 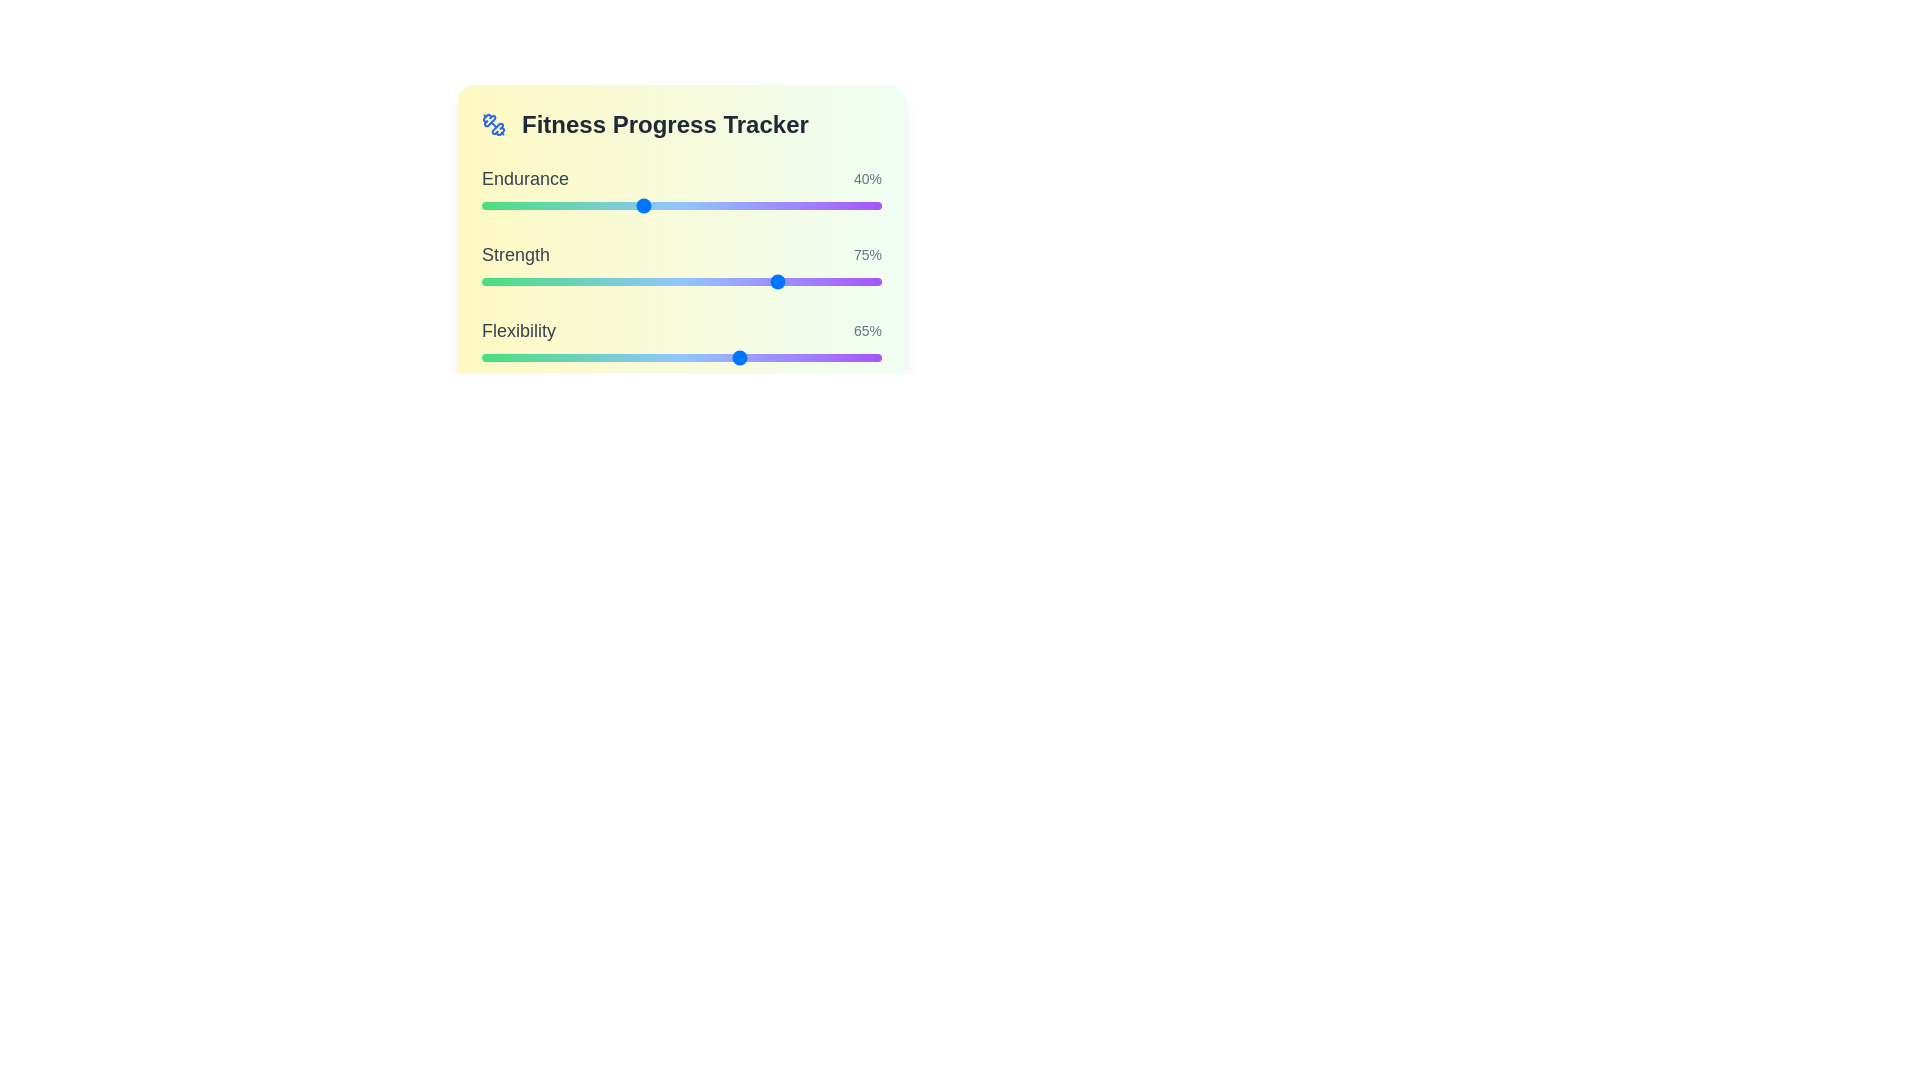 I want to click on flexibility value, so click(x=697, y=357).